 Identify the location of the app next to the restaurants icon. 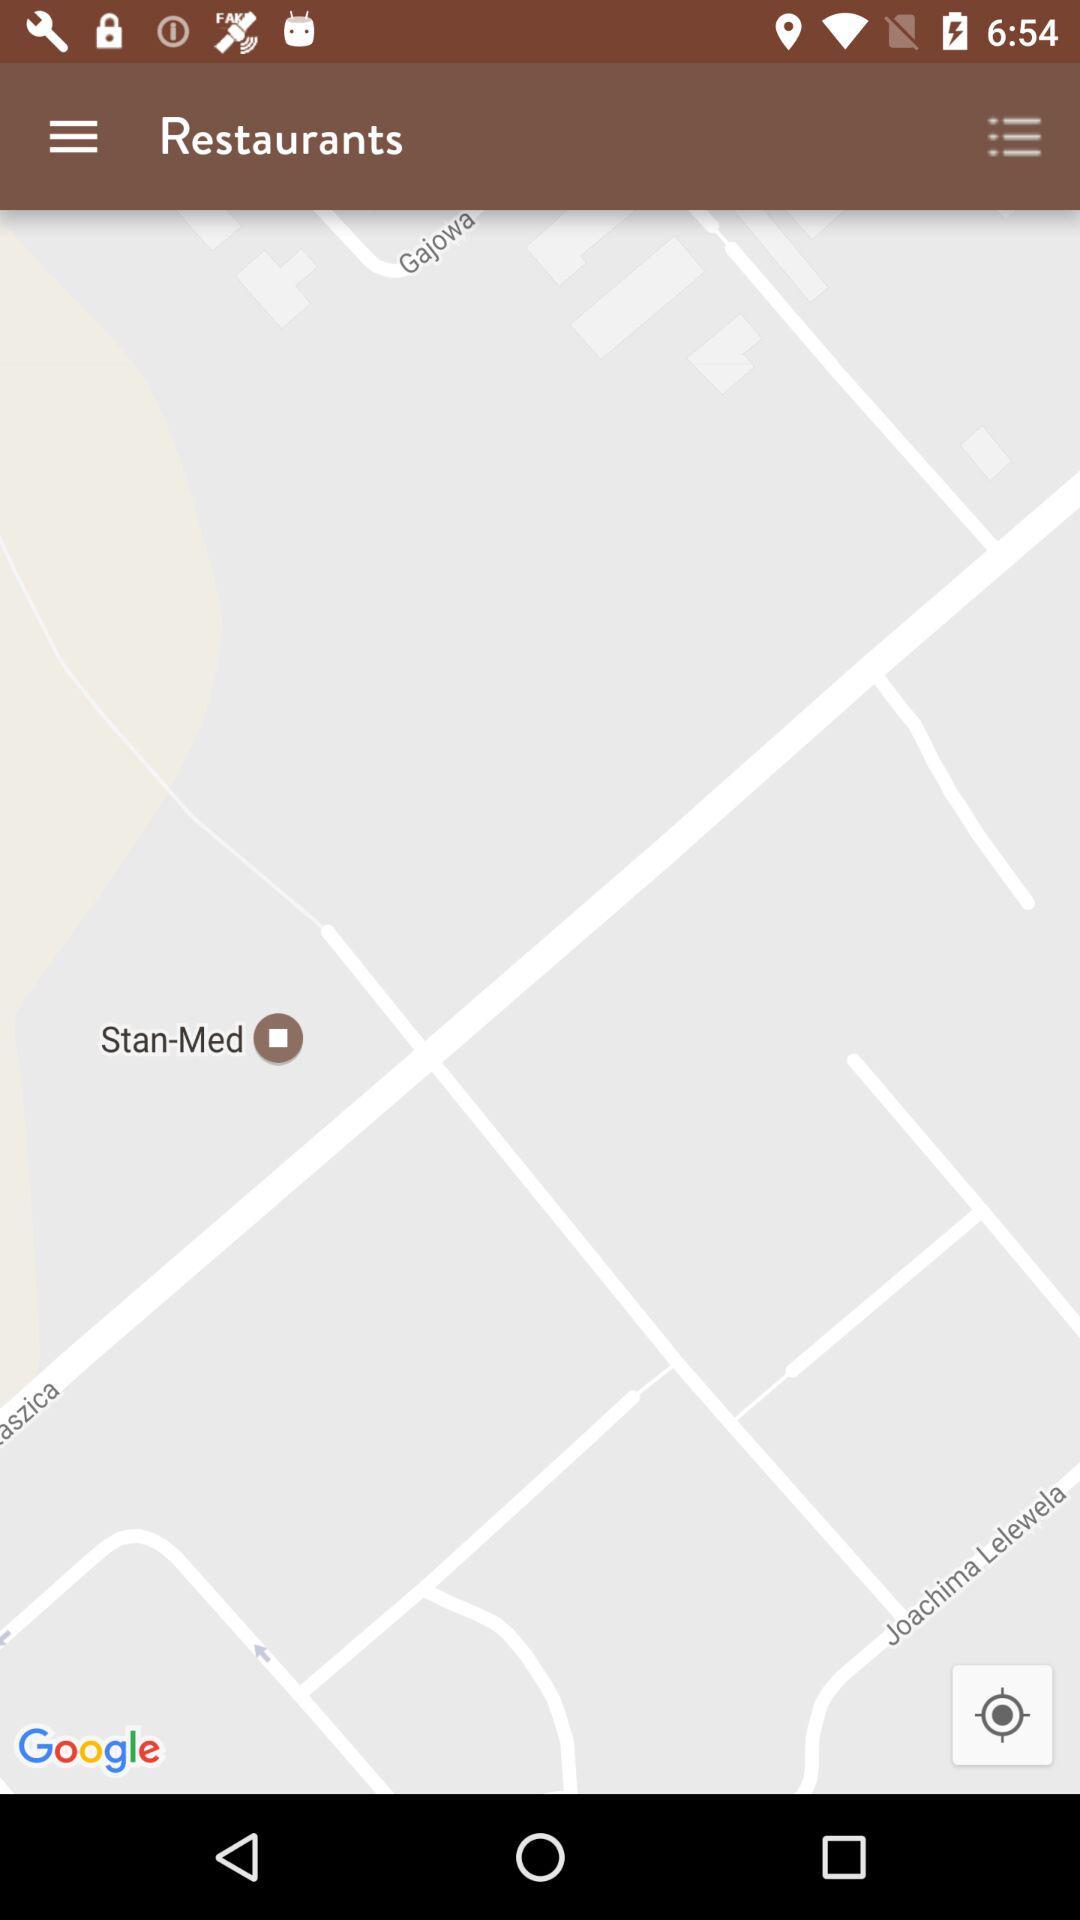
(1015, 135).